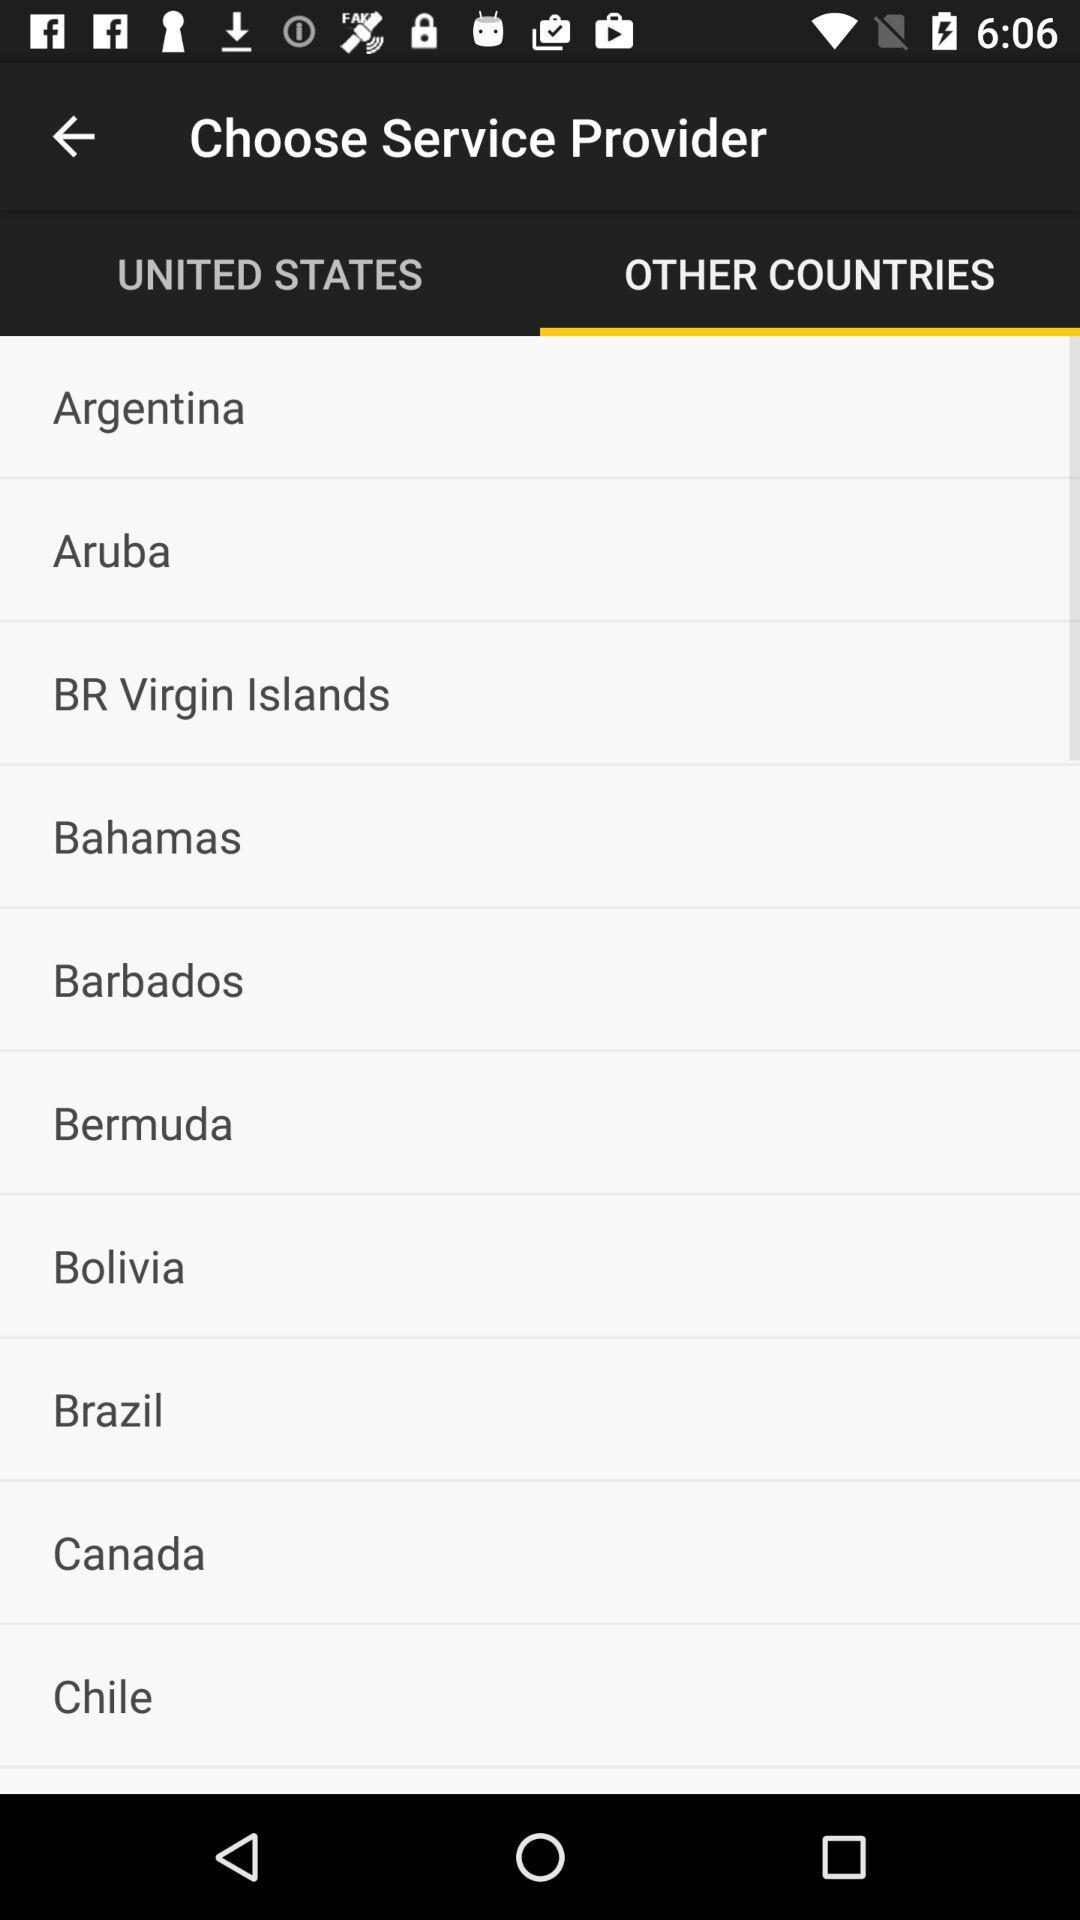  Describe the element at coordinates (540, 405) in the screenshot. I see `the icon below united states` at that location.